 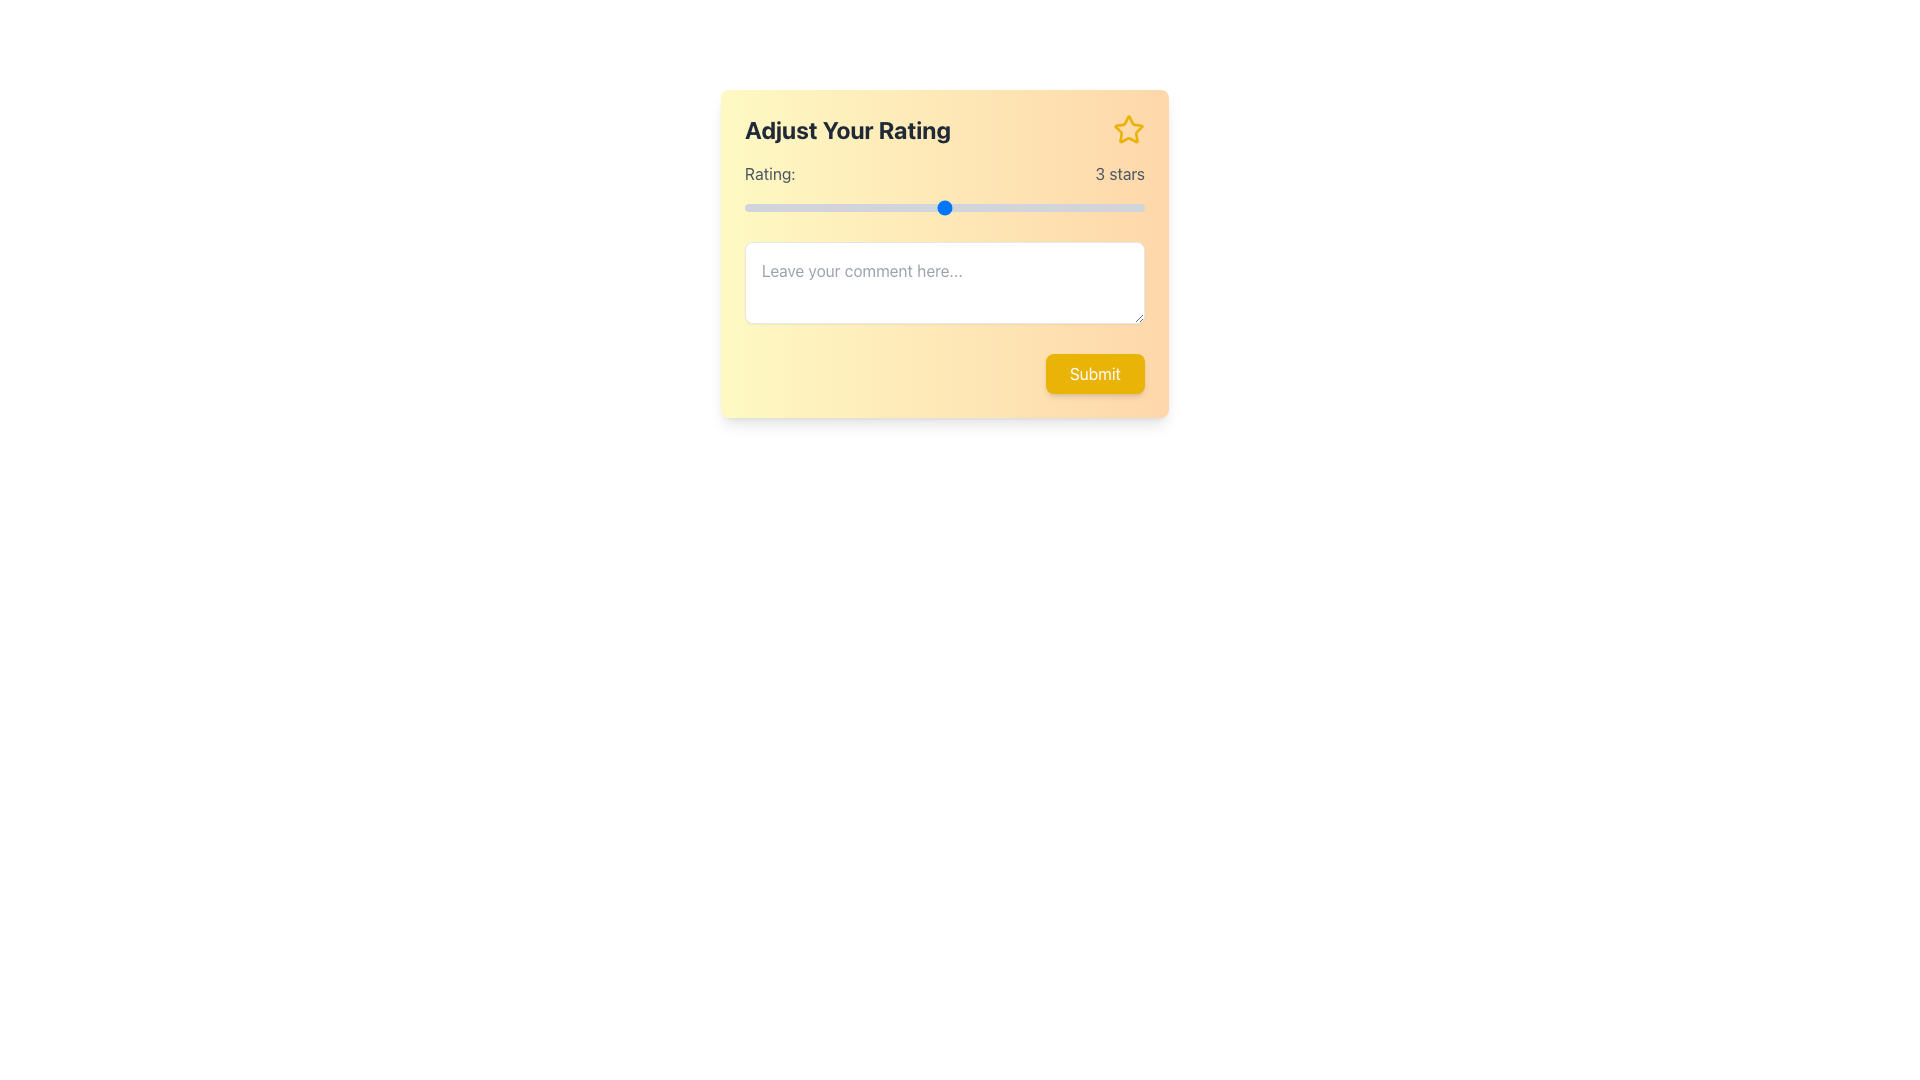 What do you see at coordinates (848, 130) in the screenshot?
I see `the non-interactive Text Label that denotes the purpose of the rating feature, located to the left of the star icon` at bounding box center [848, 130].